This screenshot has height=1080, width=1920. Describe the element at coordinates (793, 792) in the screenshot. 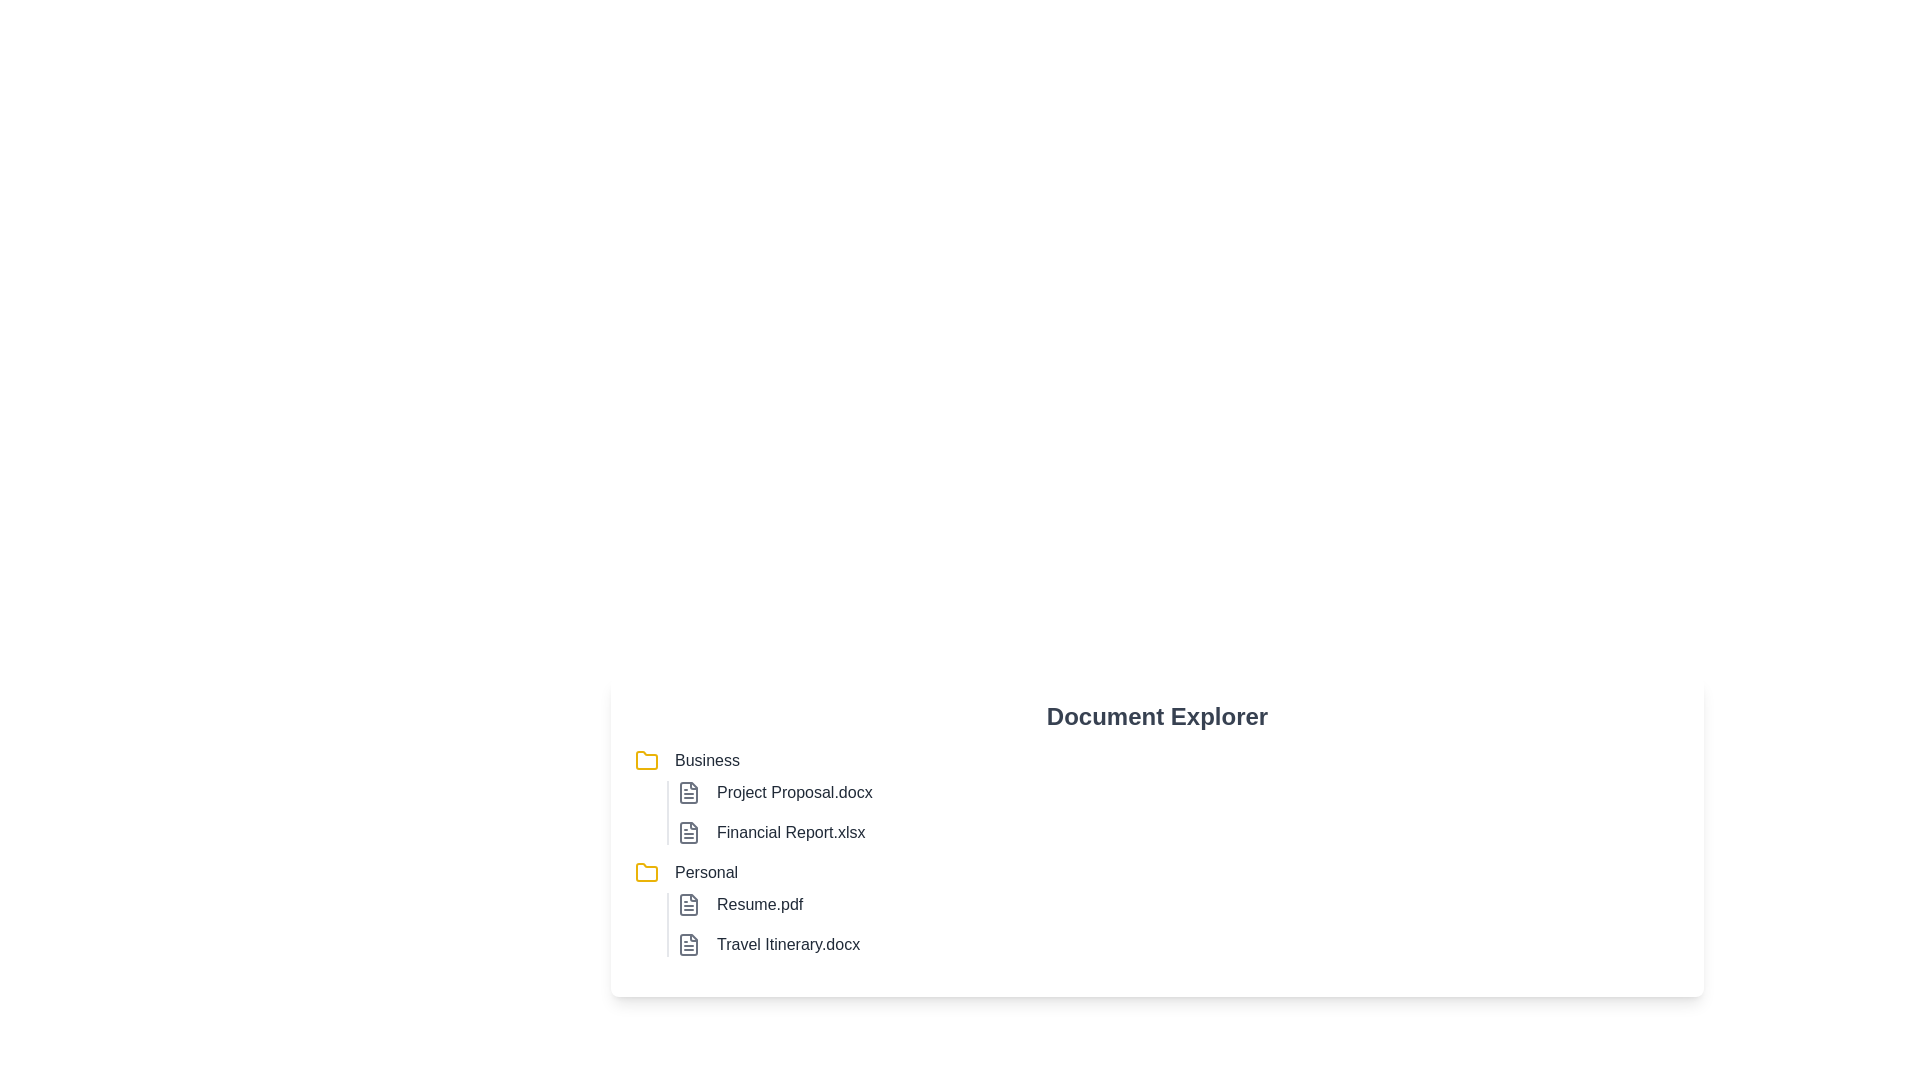

I see `the text label 'Project Proposal.docx' located` at that location.